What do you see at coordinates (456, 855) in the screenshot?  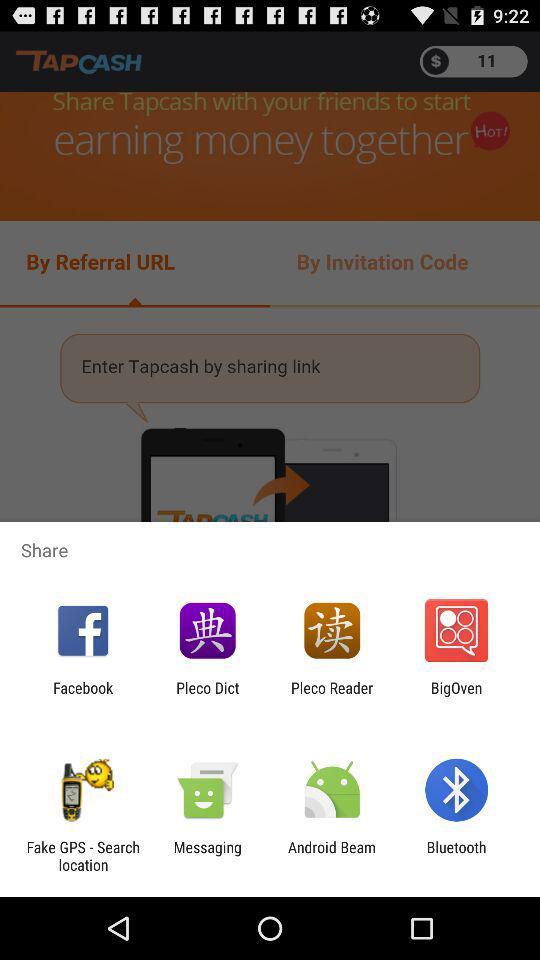 I see `icon next to the android beam icon` at bounding box center [456, 855].